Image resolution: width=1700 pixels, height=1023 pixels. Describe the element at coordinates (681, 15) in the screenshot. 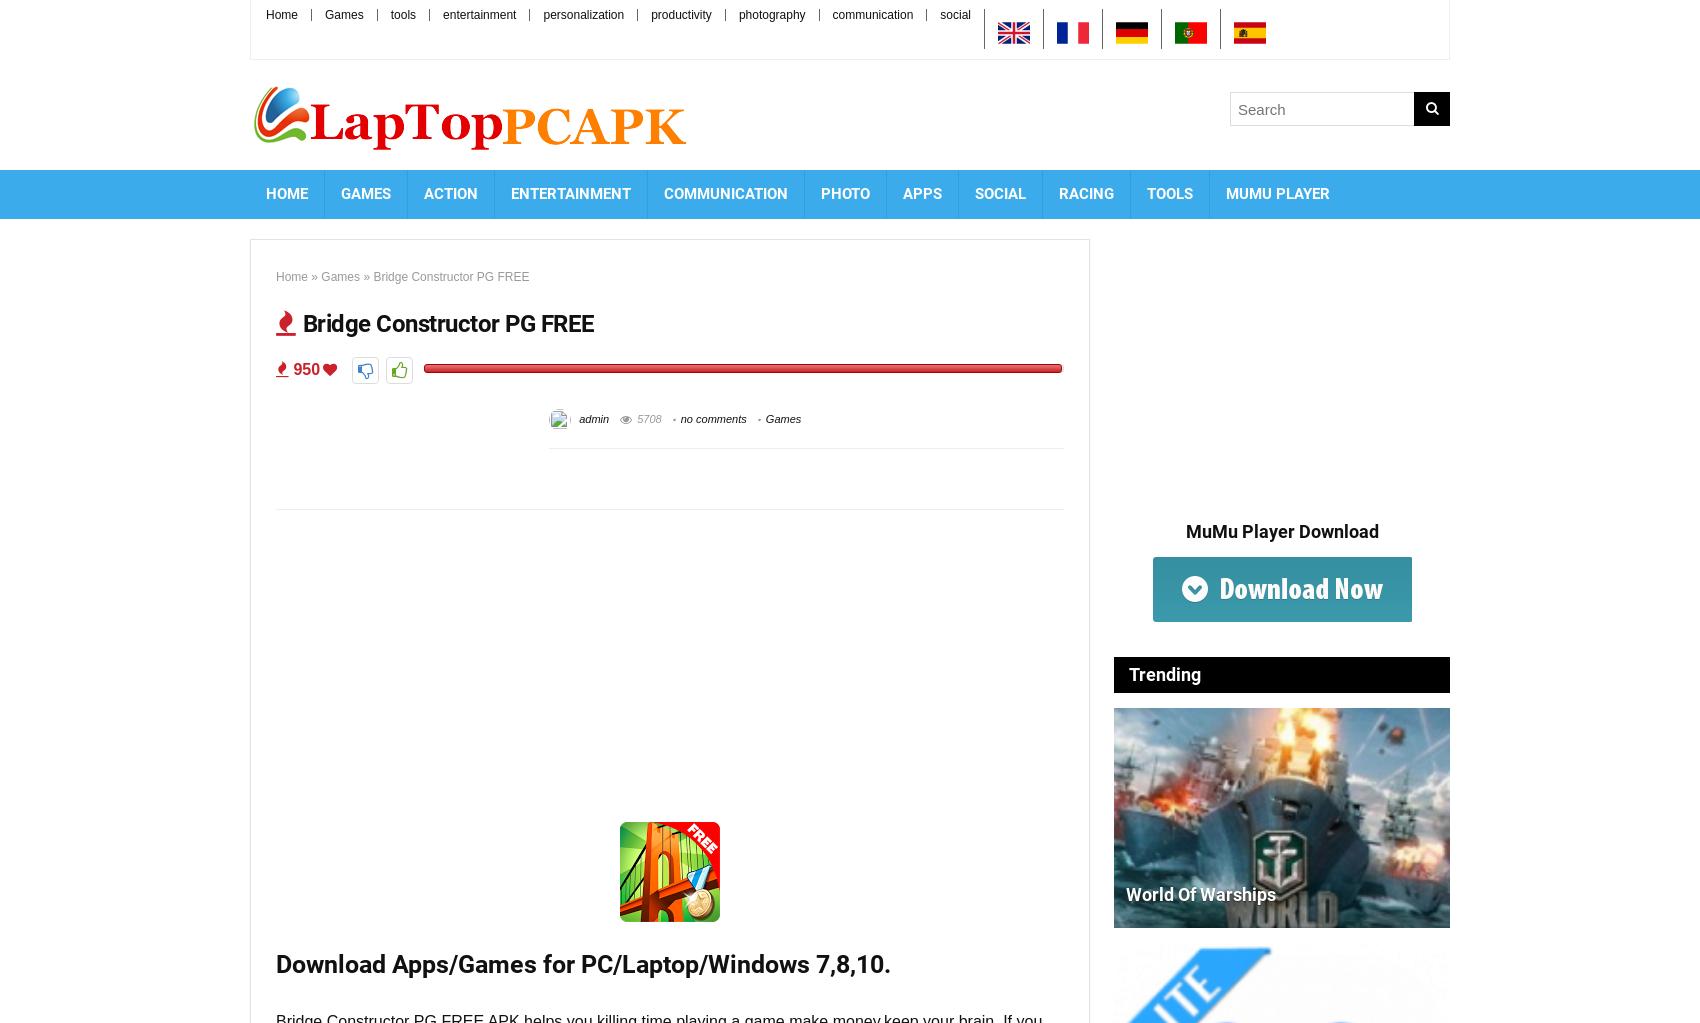

I see `'productivity'` at that location.